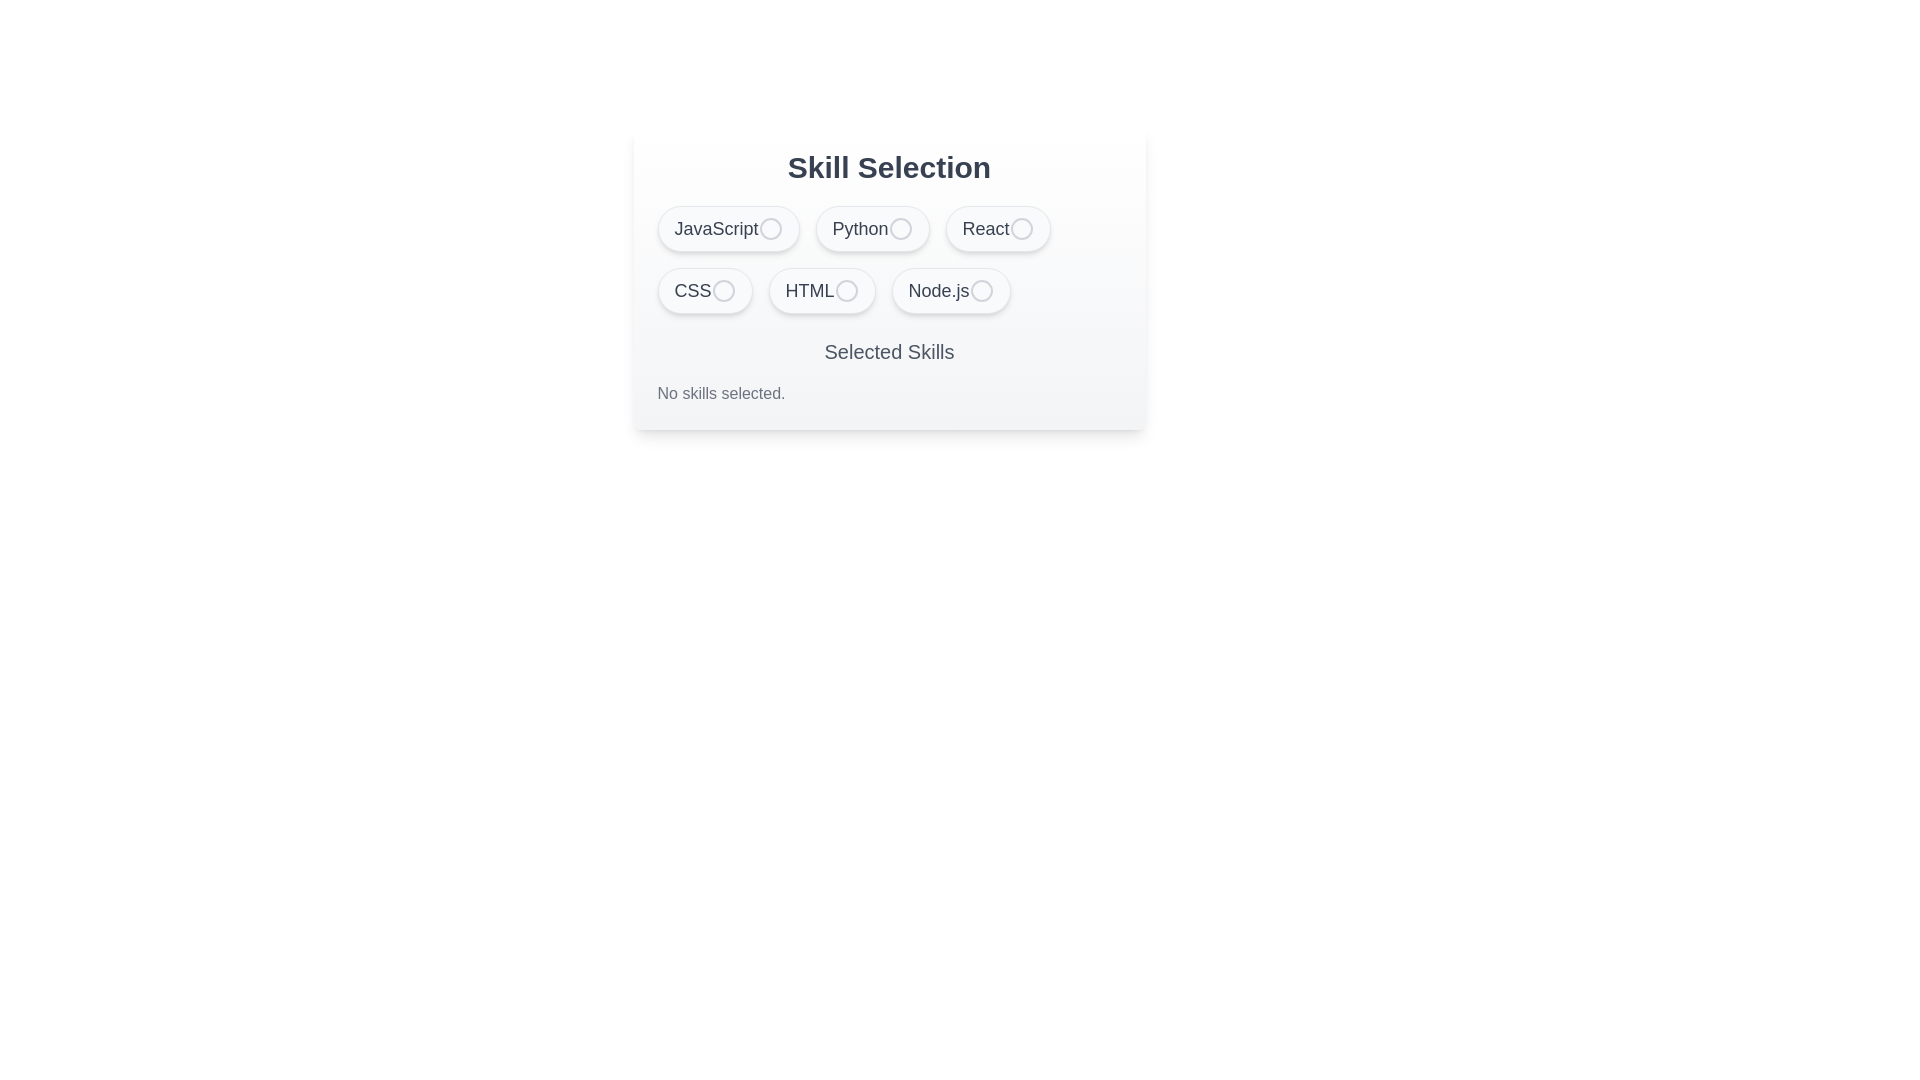 The height and width of the screenshot is (1080, 1920). Describe the element at coordinates (769, 227) in the screenshot. I see `the radio button` at that location.